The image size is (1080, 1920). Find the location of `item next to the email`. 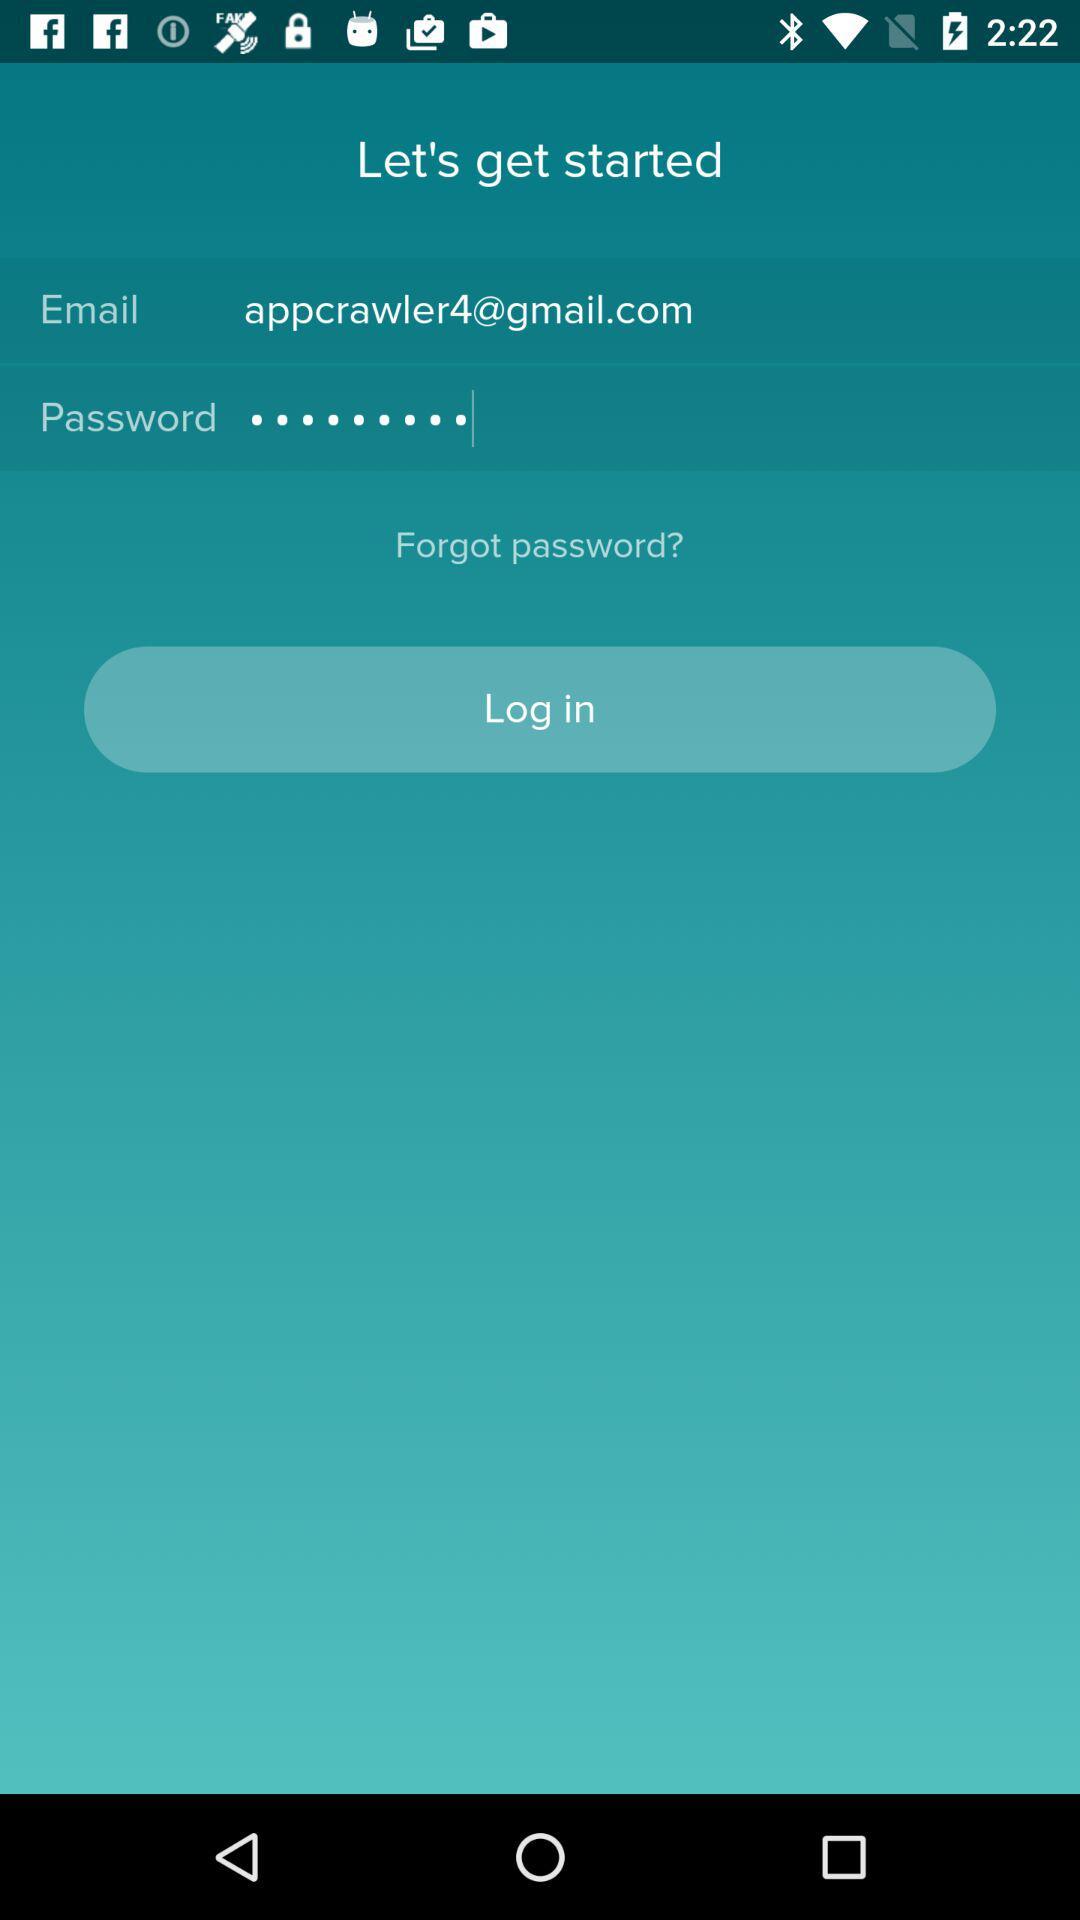

item next to the email is located at coordinates (641, 309).